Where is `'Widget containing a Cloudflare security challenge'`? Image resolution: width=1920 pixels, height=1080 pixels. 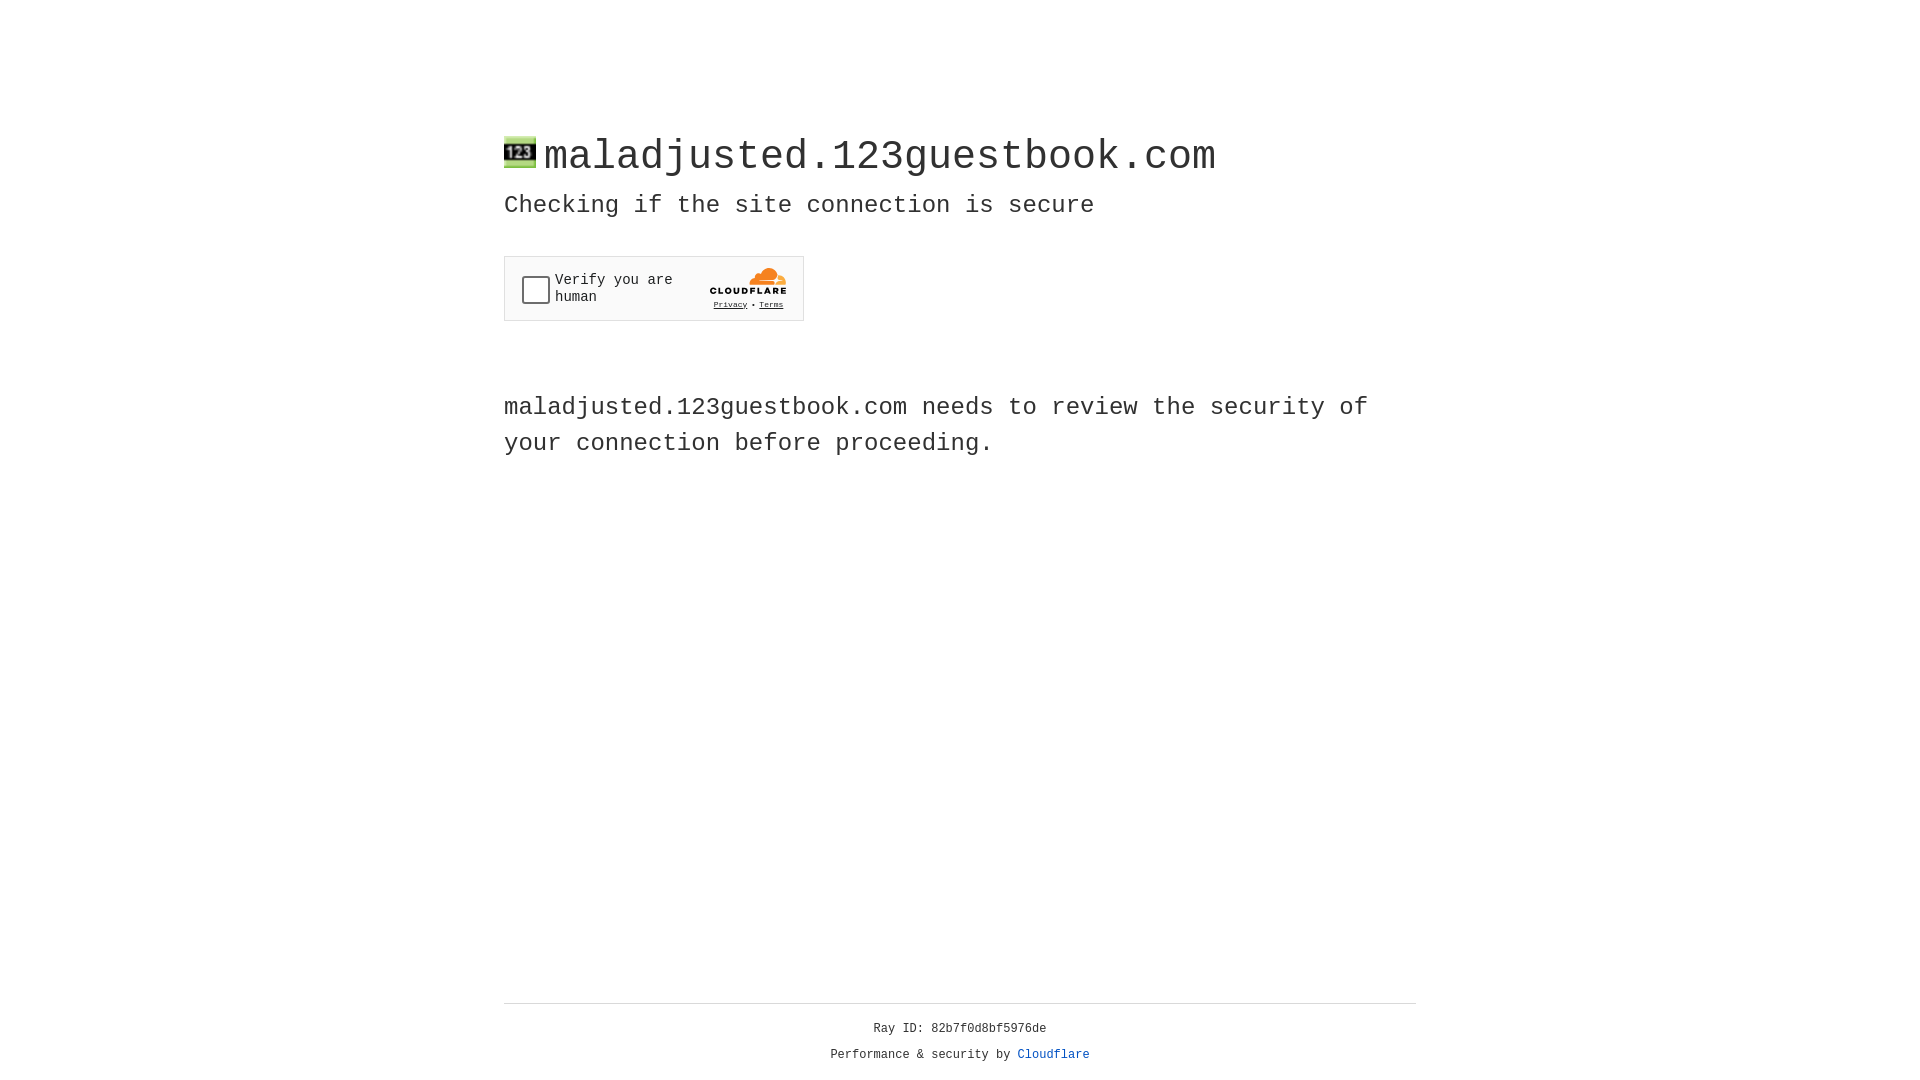 'Widget containing a Cloudflare security challenge' is located at coordinates (653, 288).